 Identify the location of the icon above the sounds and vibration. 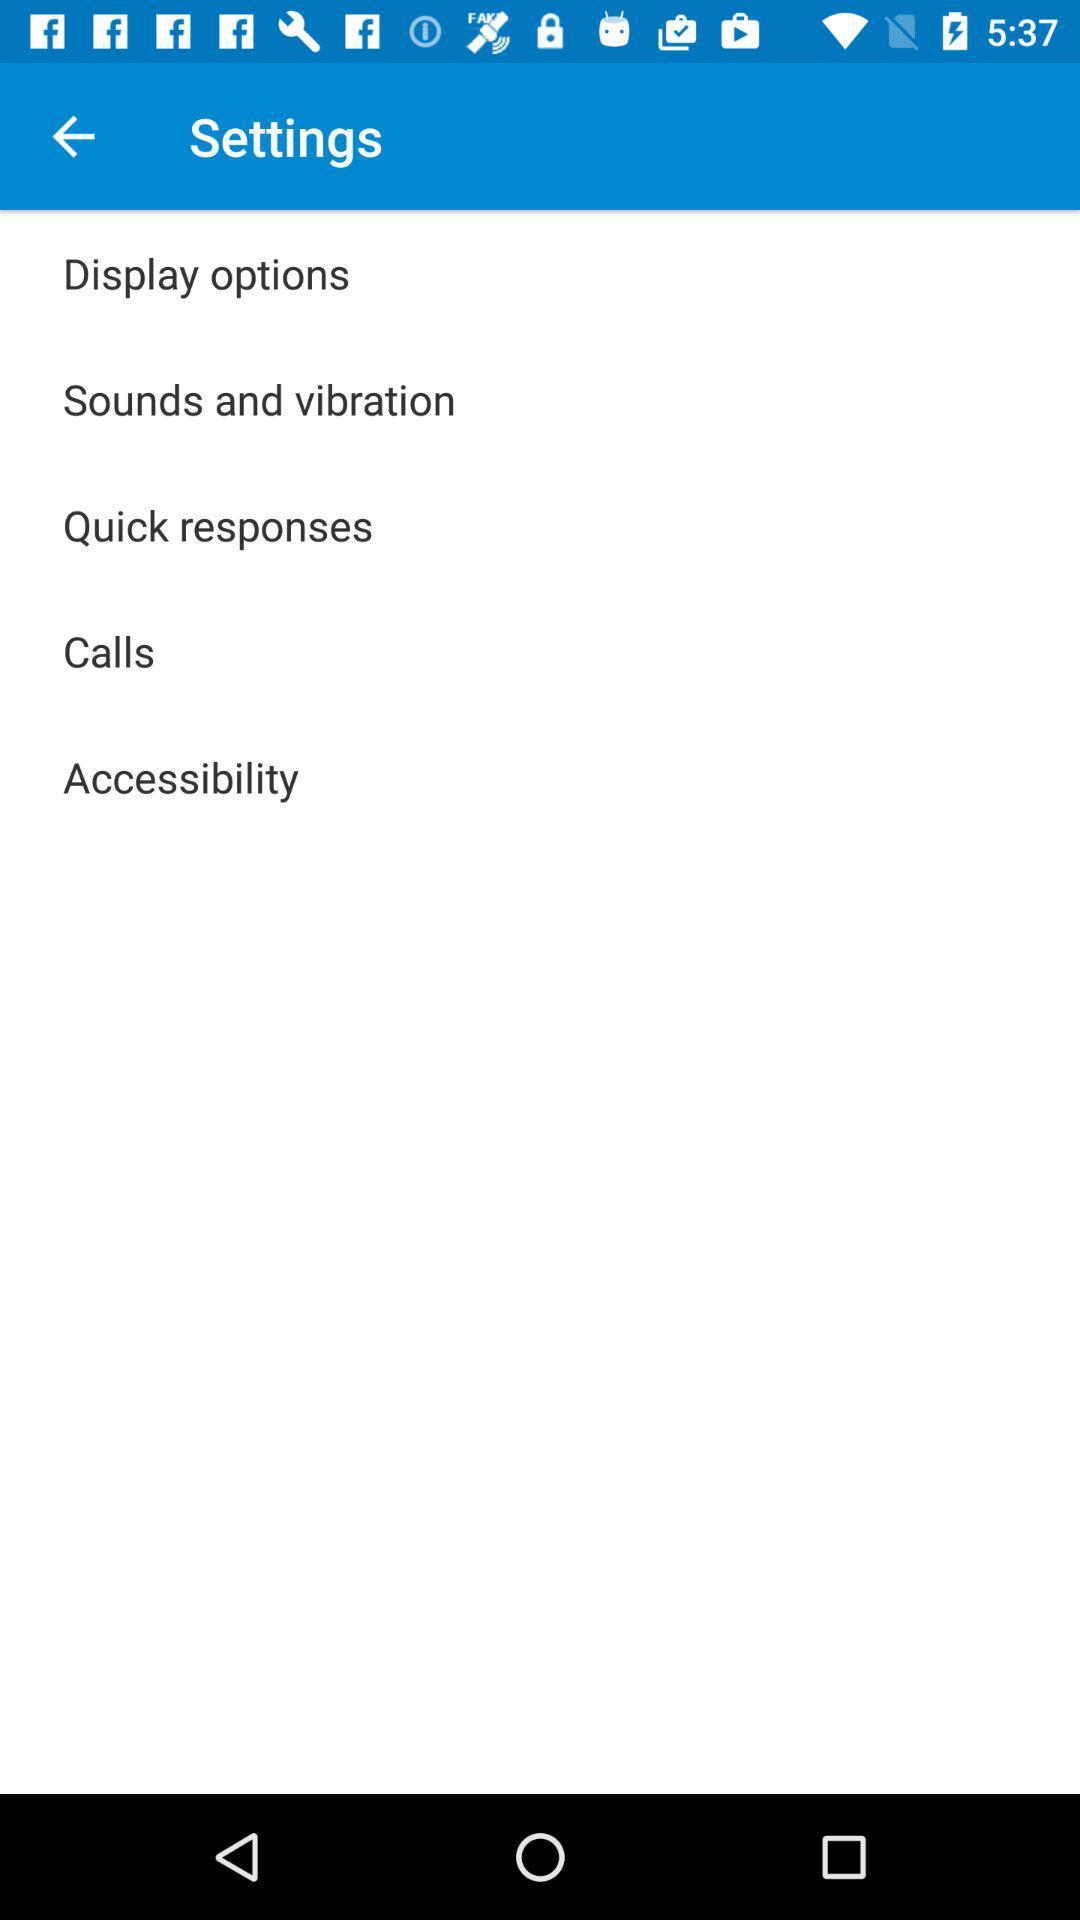
(206, 272).